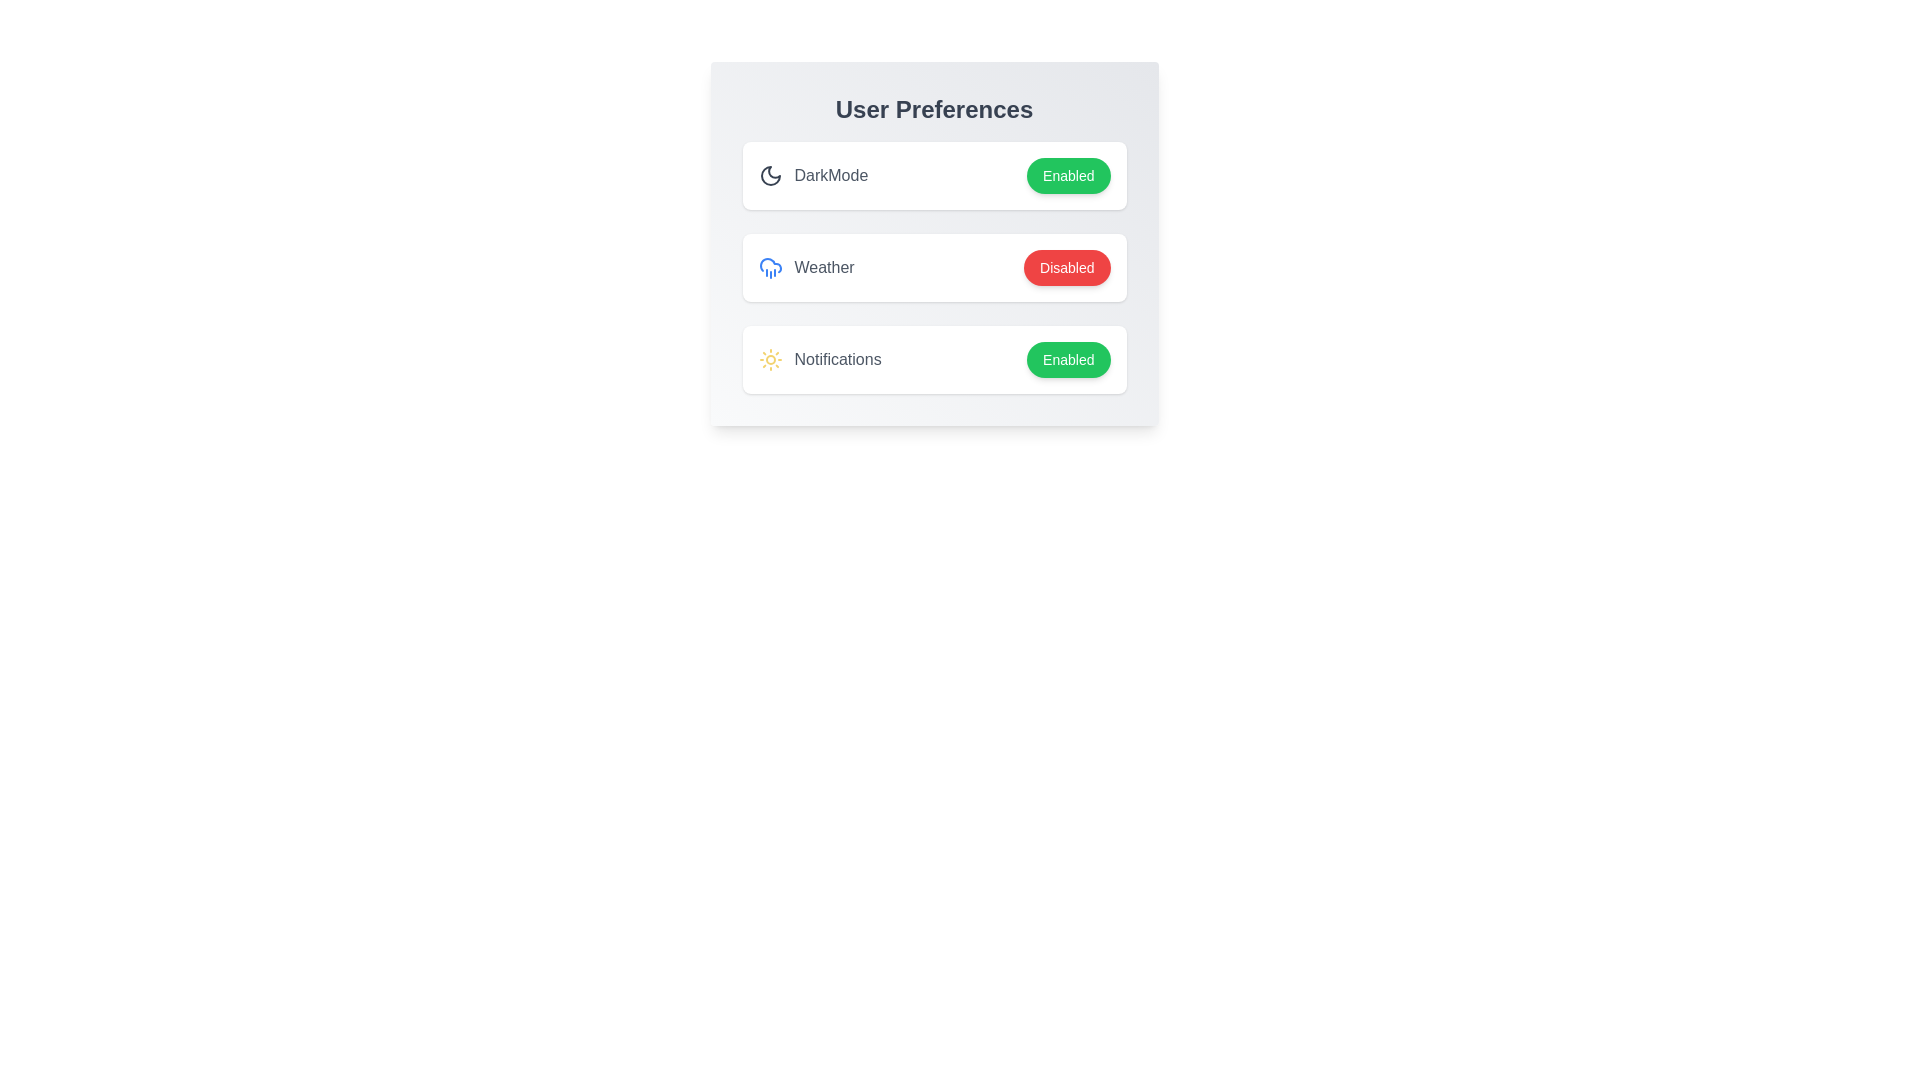  Describe the element at coordinates (1067, 175) in the screenshot. I see `the button labeled Enabled to observe style changes` at that location.